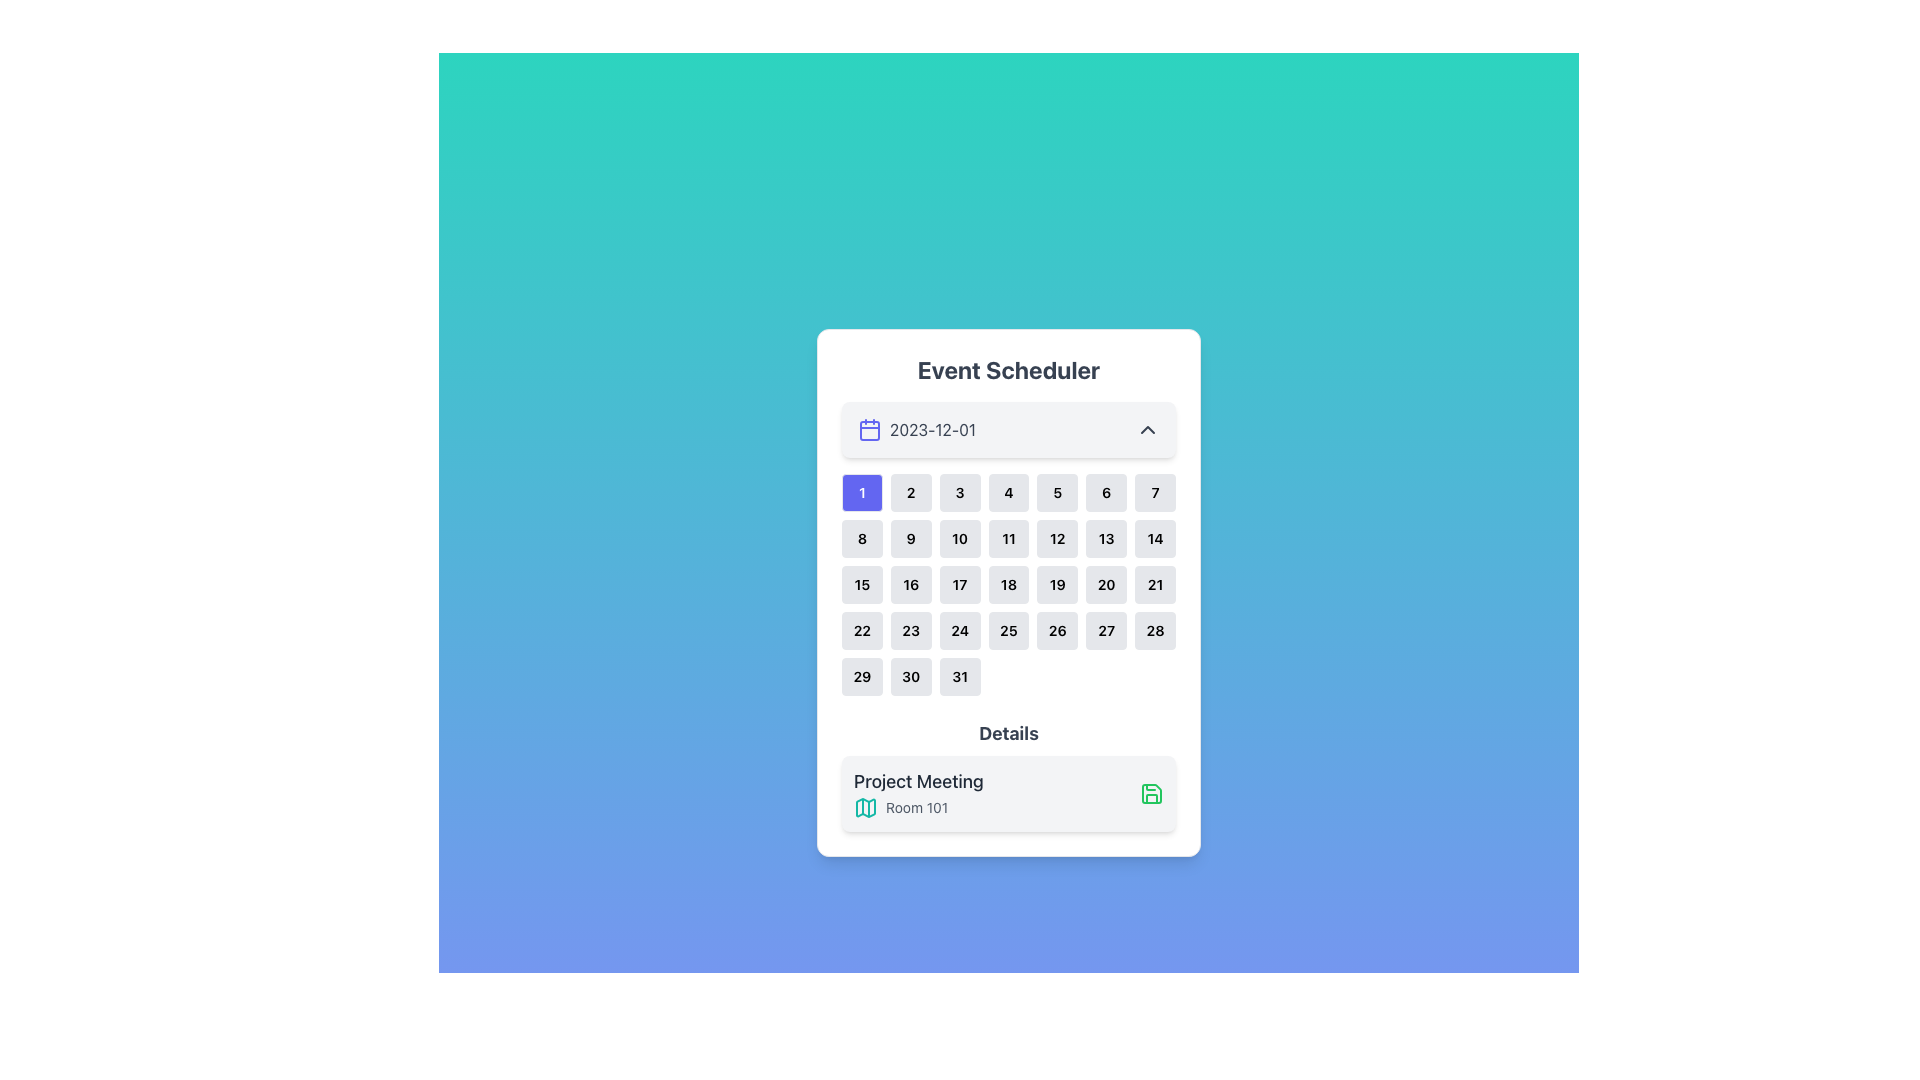  Describe the element at coordinates (910, 493) in the screenshot. I see `the button displaying the number '2' in a light gray square with rounded corners` at that location.